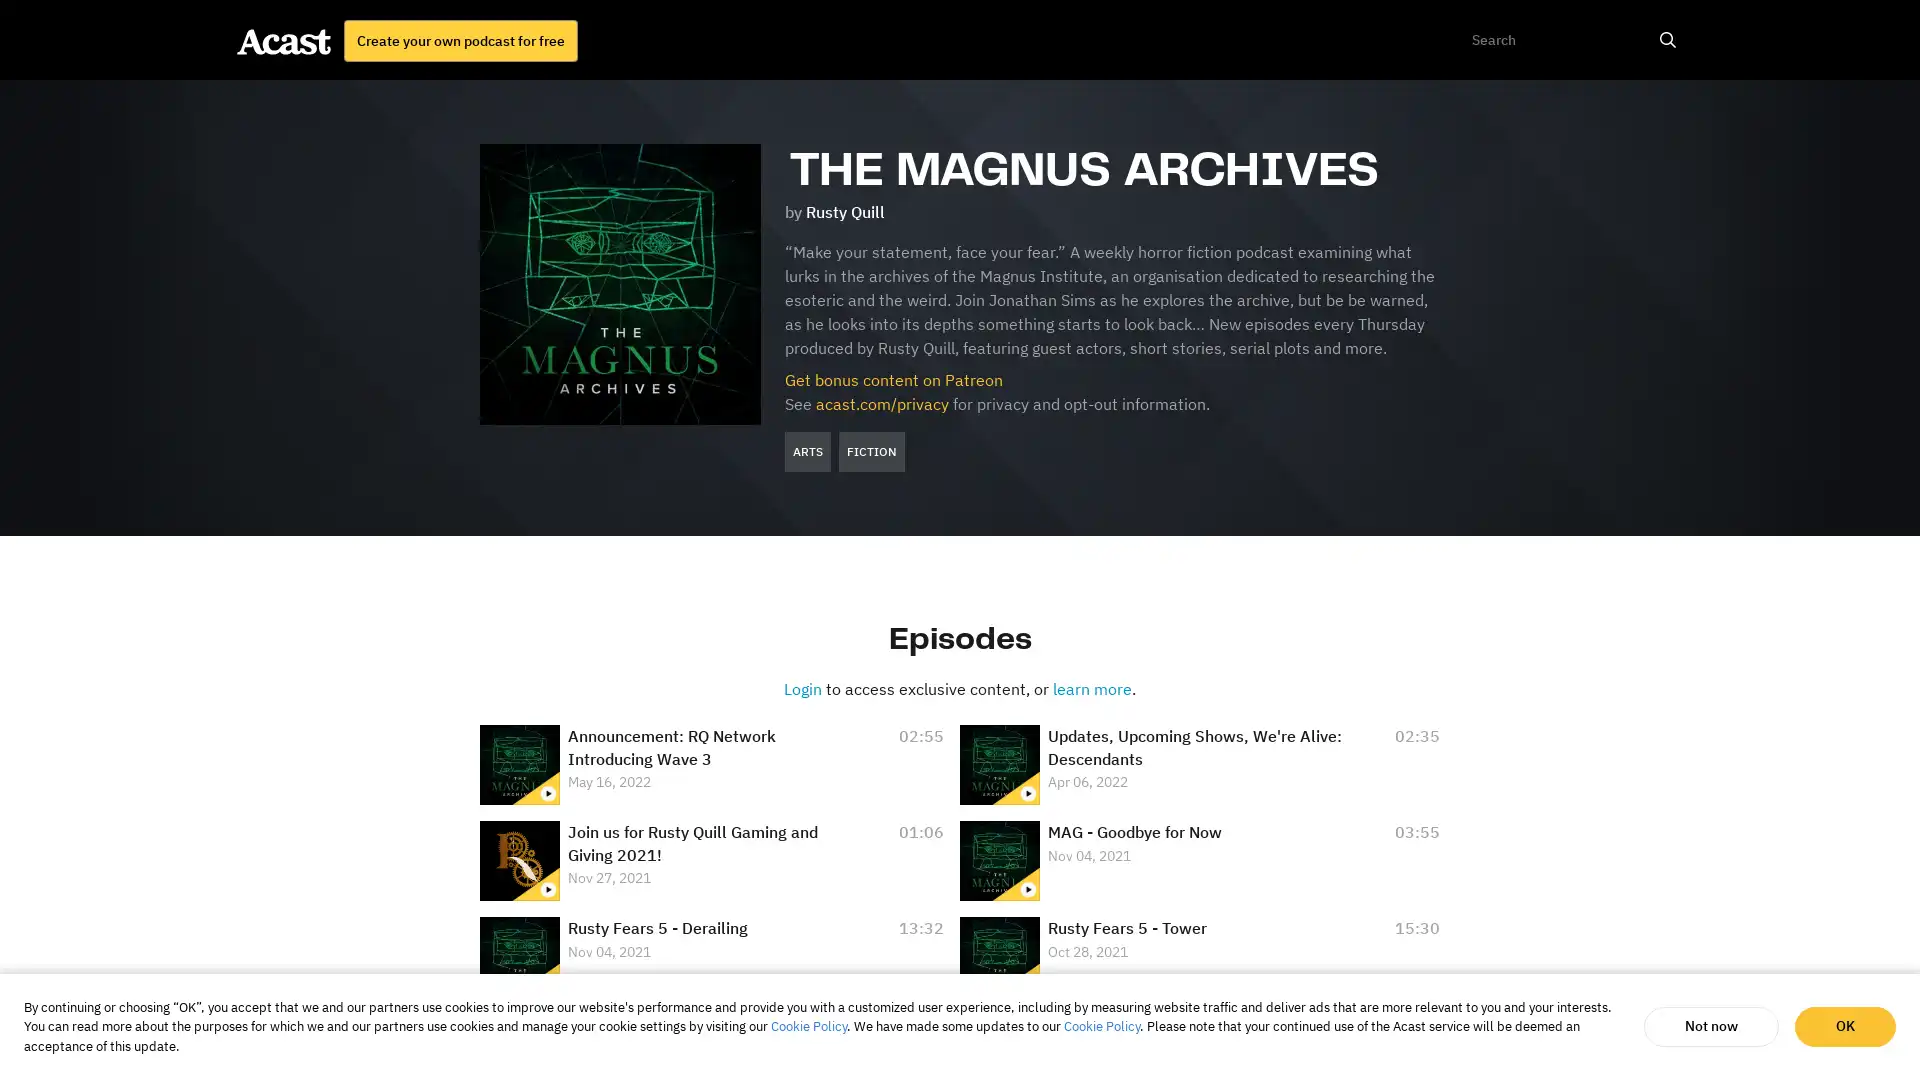 This screenshot has width=1920, height=1080. What do you see at coordinates (1844, 1026) in the screenshot?
I see `OK` at bounding box center [1844, 1026].